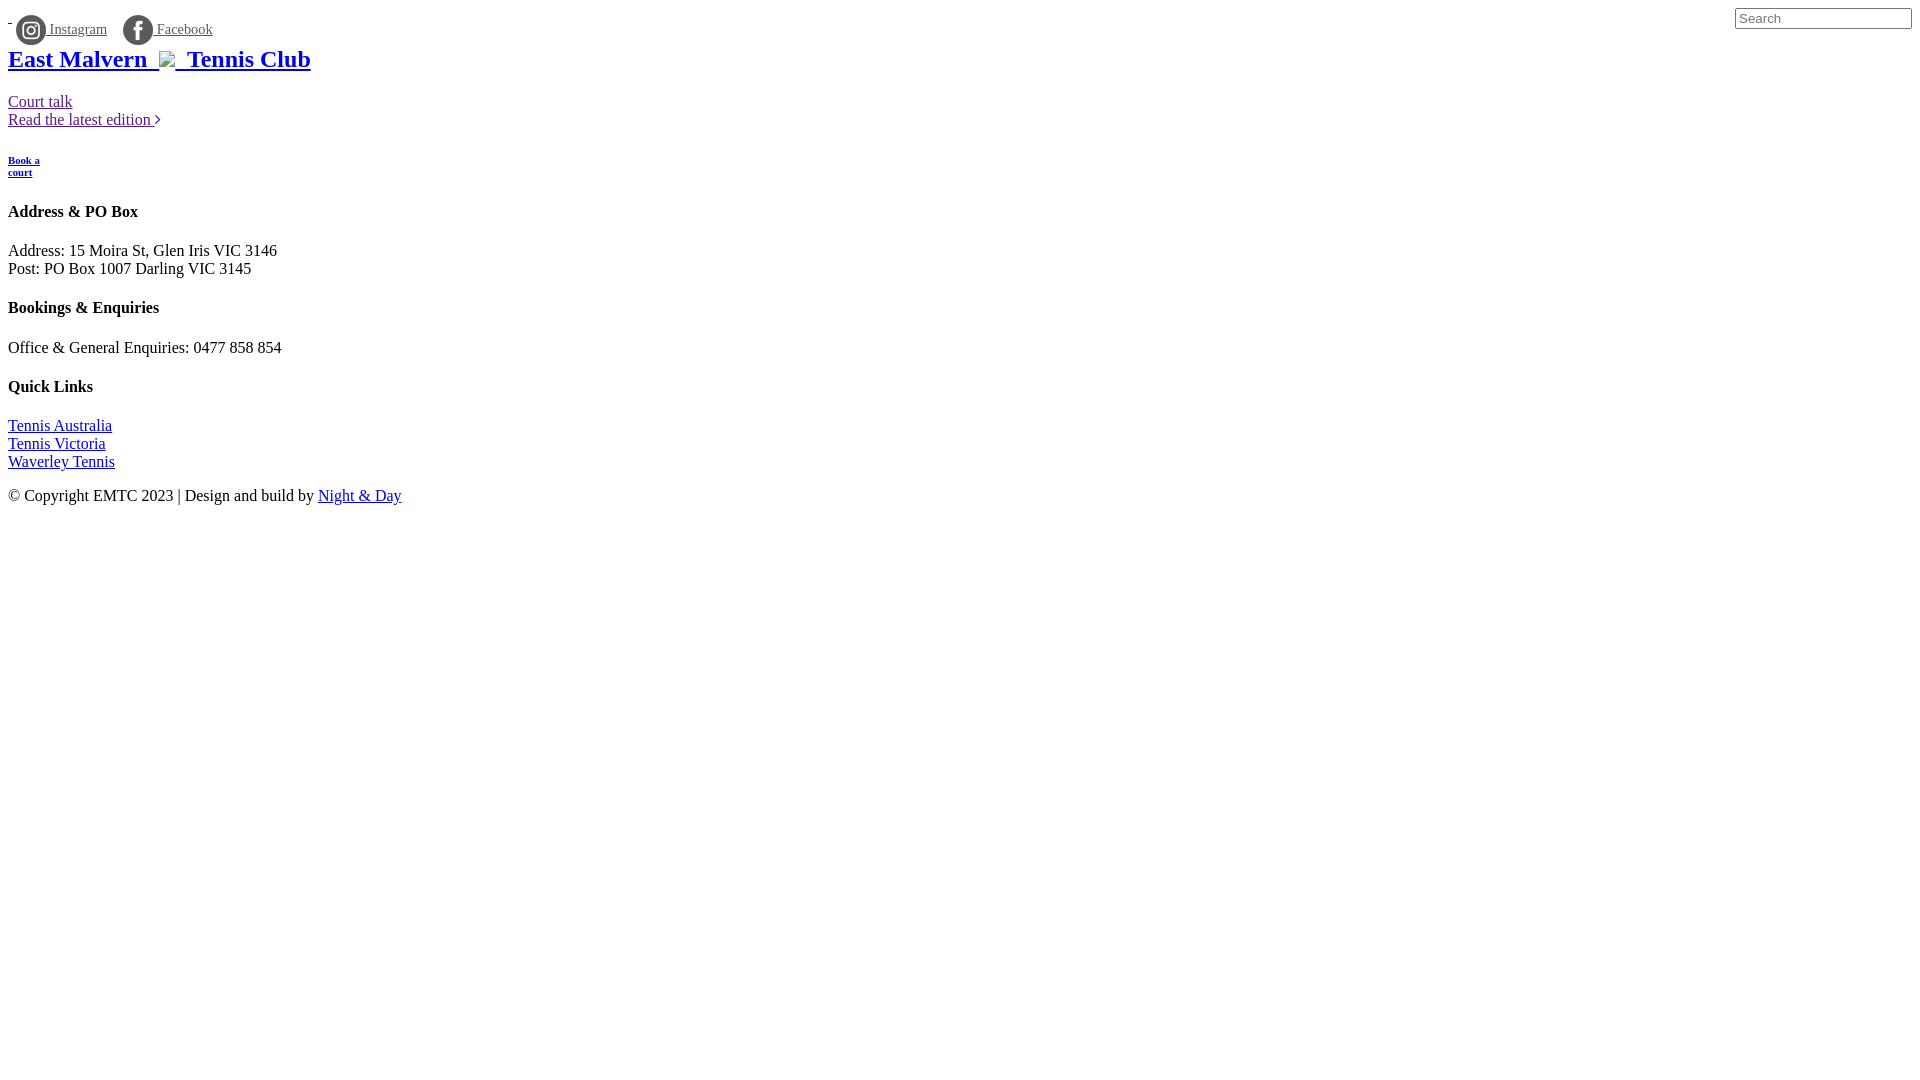 This screenshot has height=1080, width=1920. Describe the element at coordinates (168, 30) in the screenshot. I see `'Facebook'` at that location.